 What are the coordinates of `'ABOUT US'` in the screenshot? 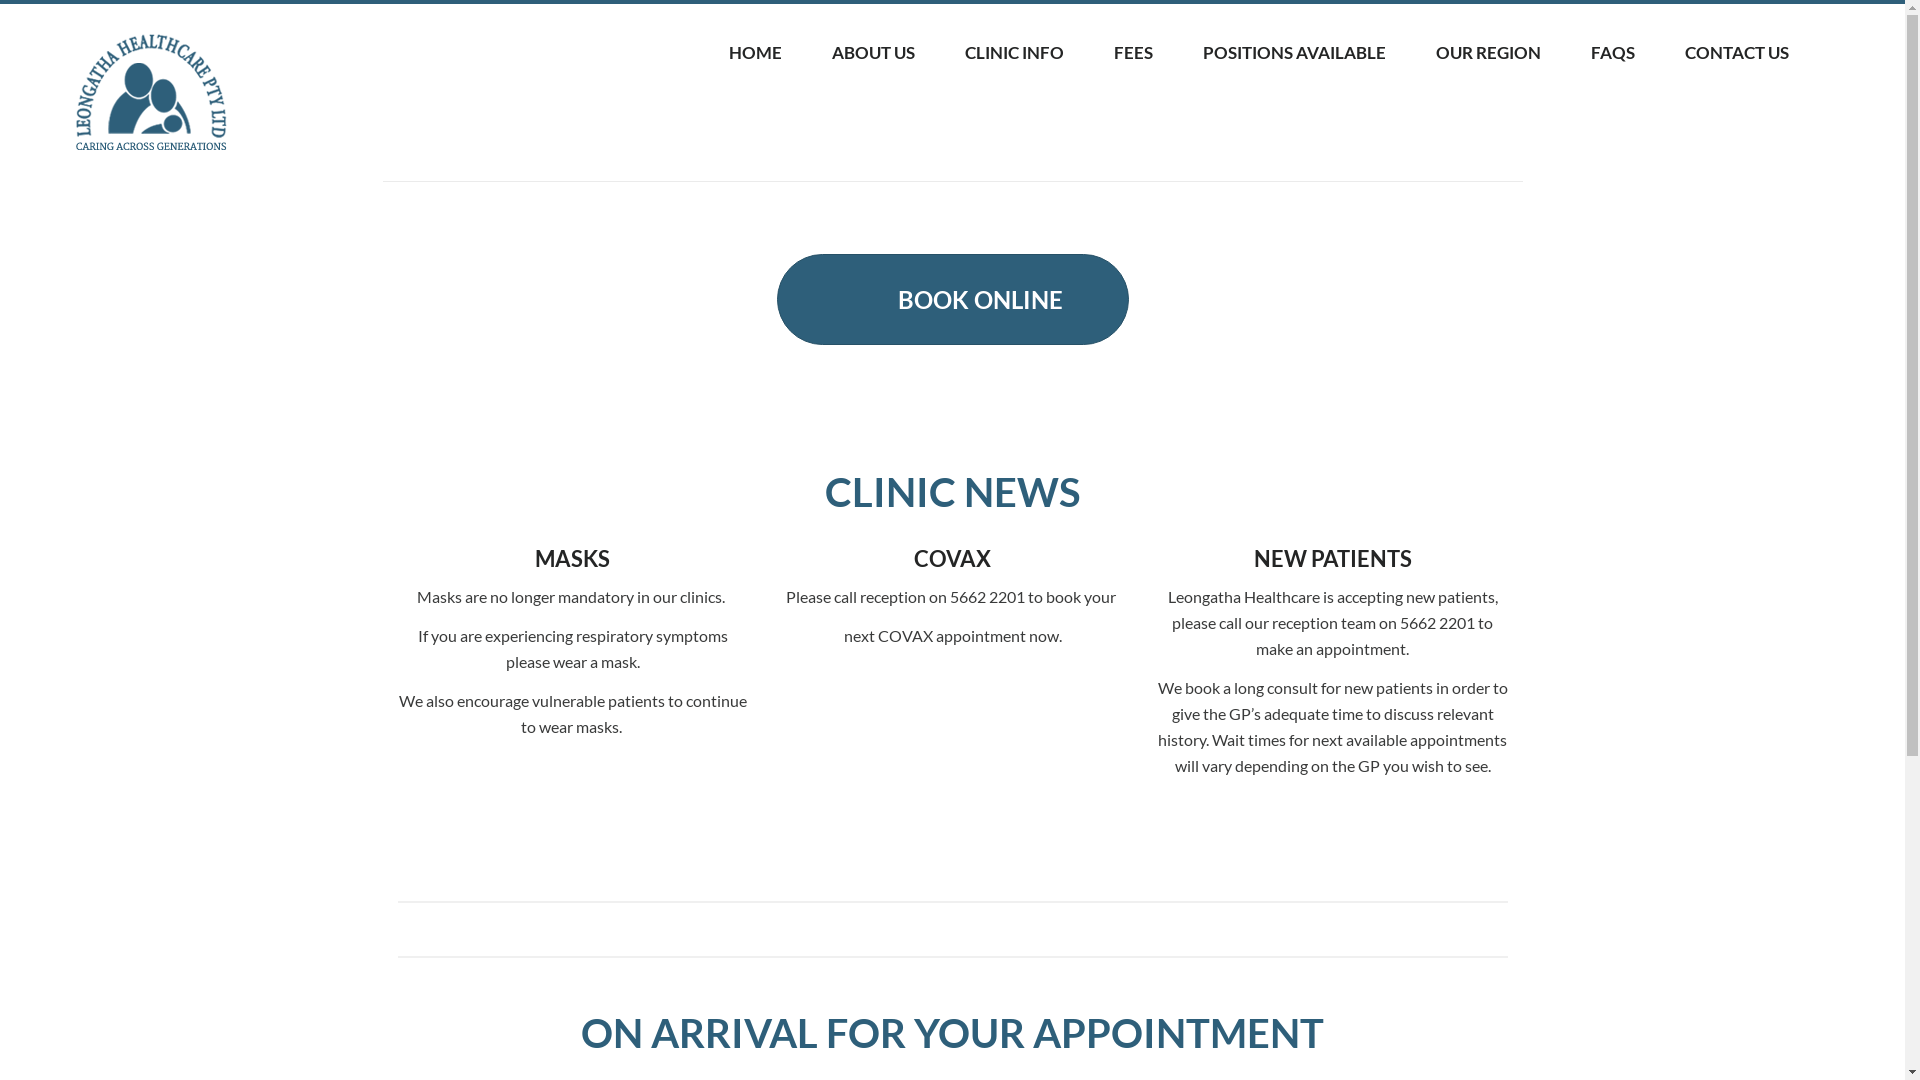 It's located at (873, 52).